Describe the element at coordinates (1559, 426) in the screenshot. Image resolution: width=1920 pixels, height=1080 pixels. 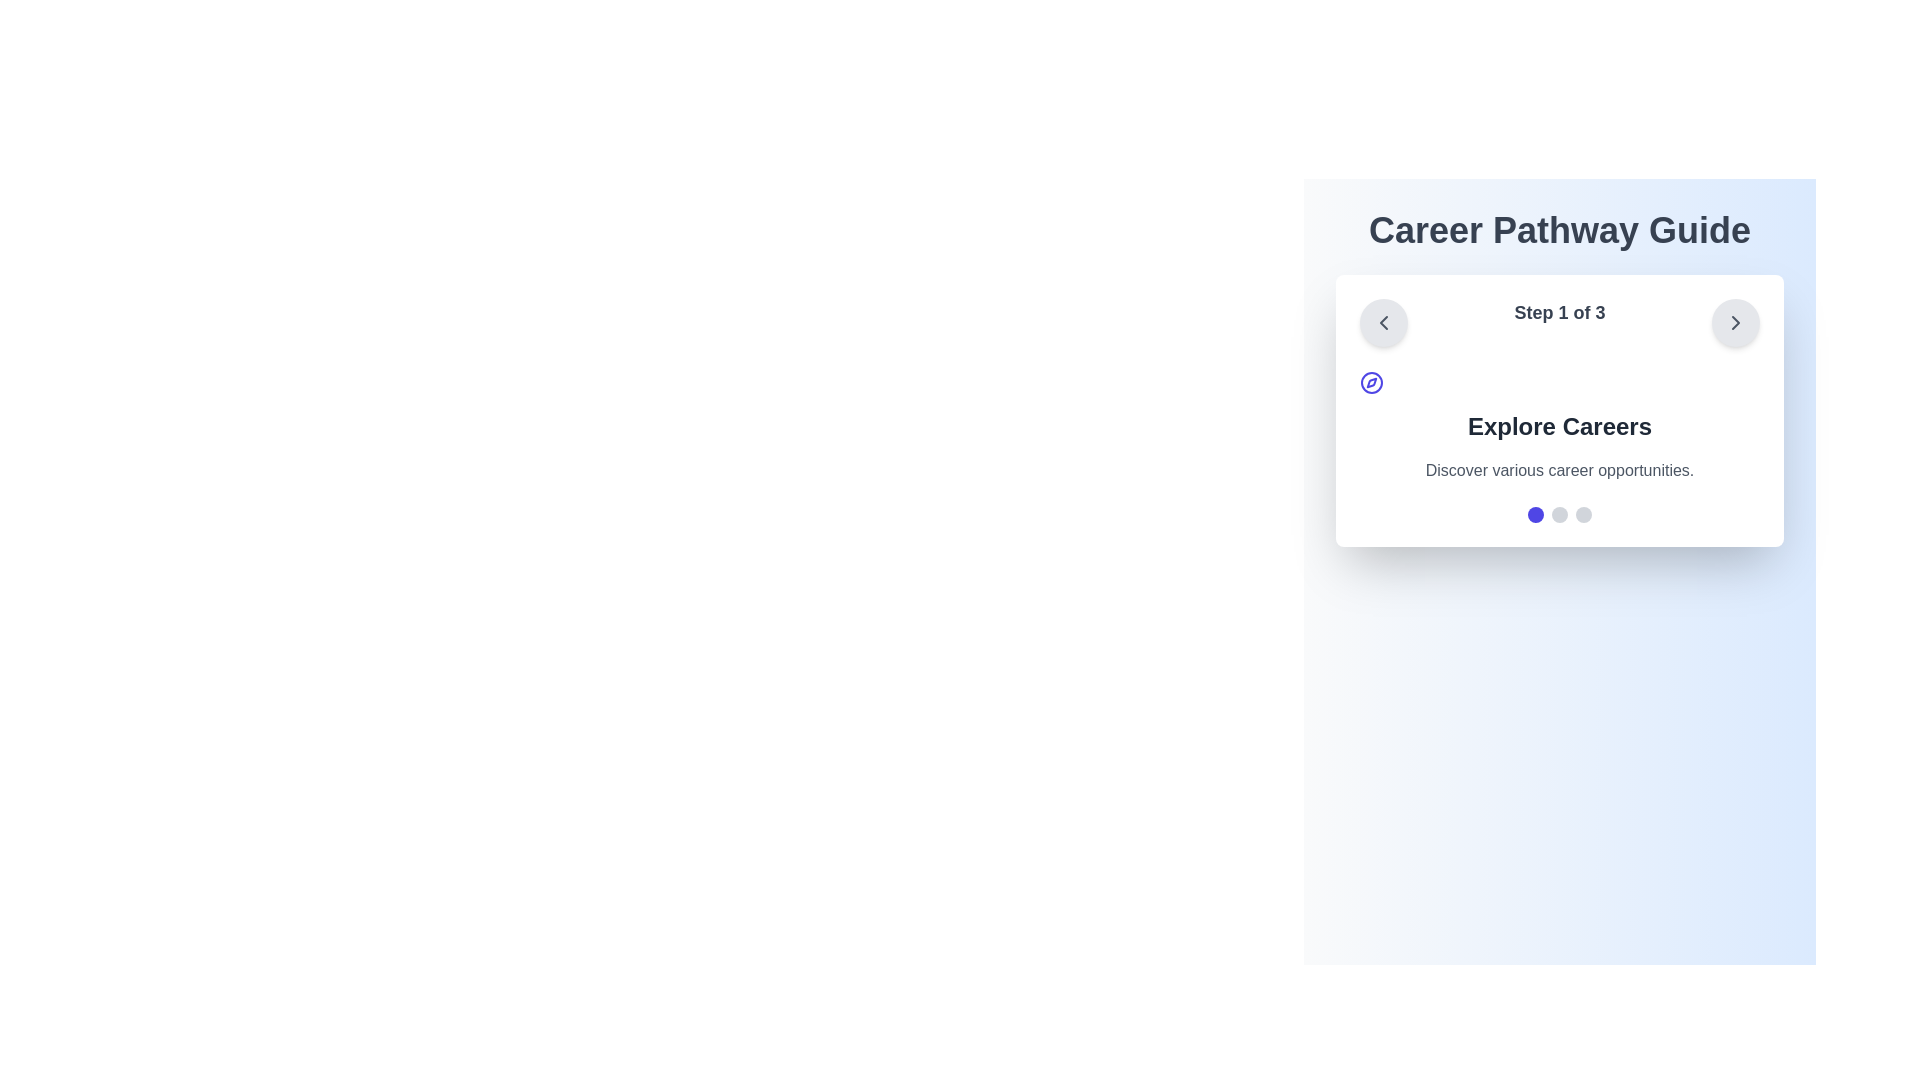
I see `text in the 'Explore Careers' section, which introduces the user to the purpose and context of subsequent information or actions` at that location.